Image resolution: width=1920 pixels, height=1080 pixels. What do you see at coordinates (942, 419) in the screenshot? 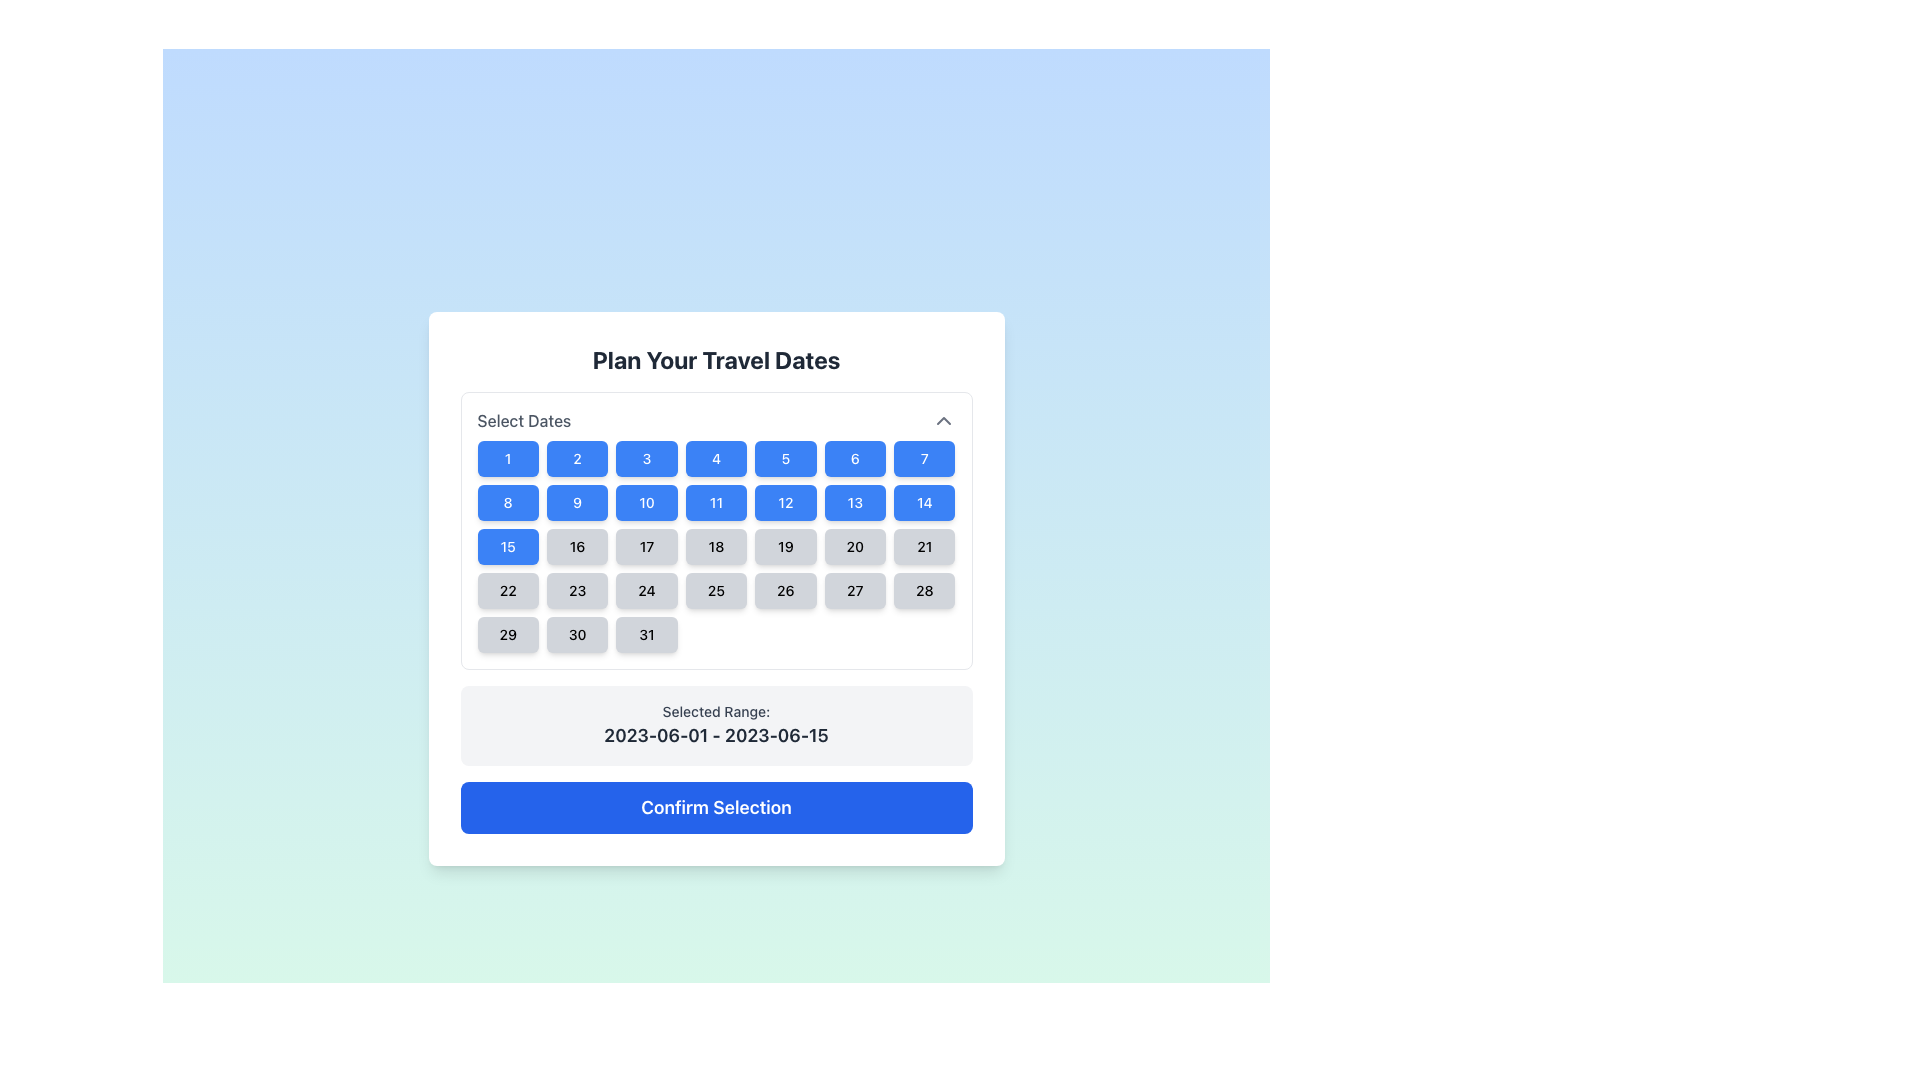
I see `the upward-facing chevron icon located at the right side of the 'Select Dates' bar` at bounding box center [942, 419].